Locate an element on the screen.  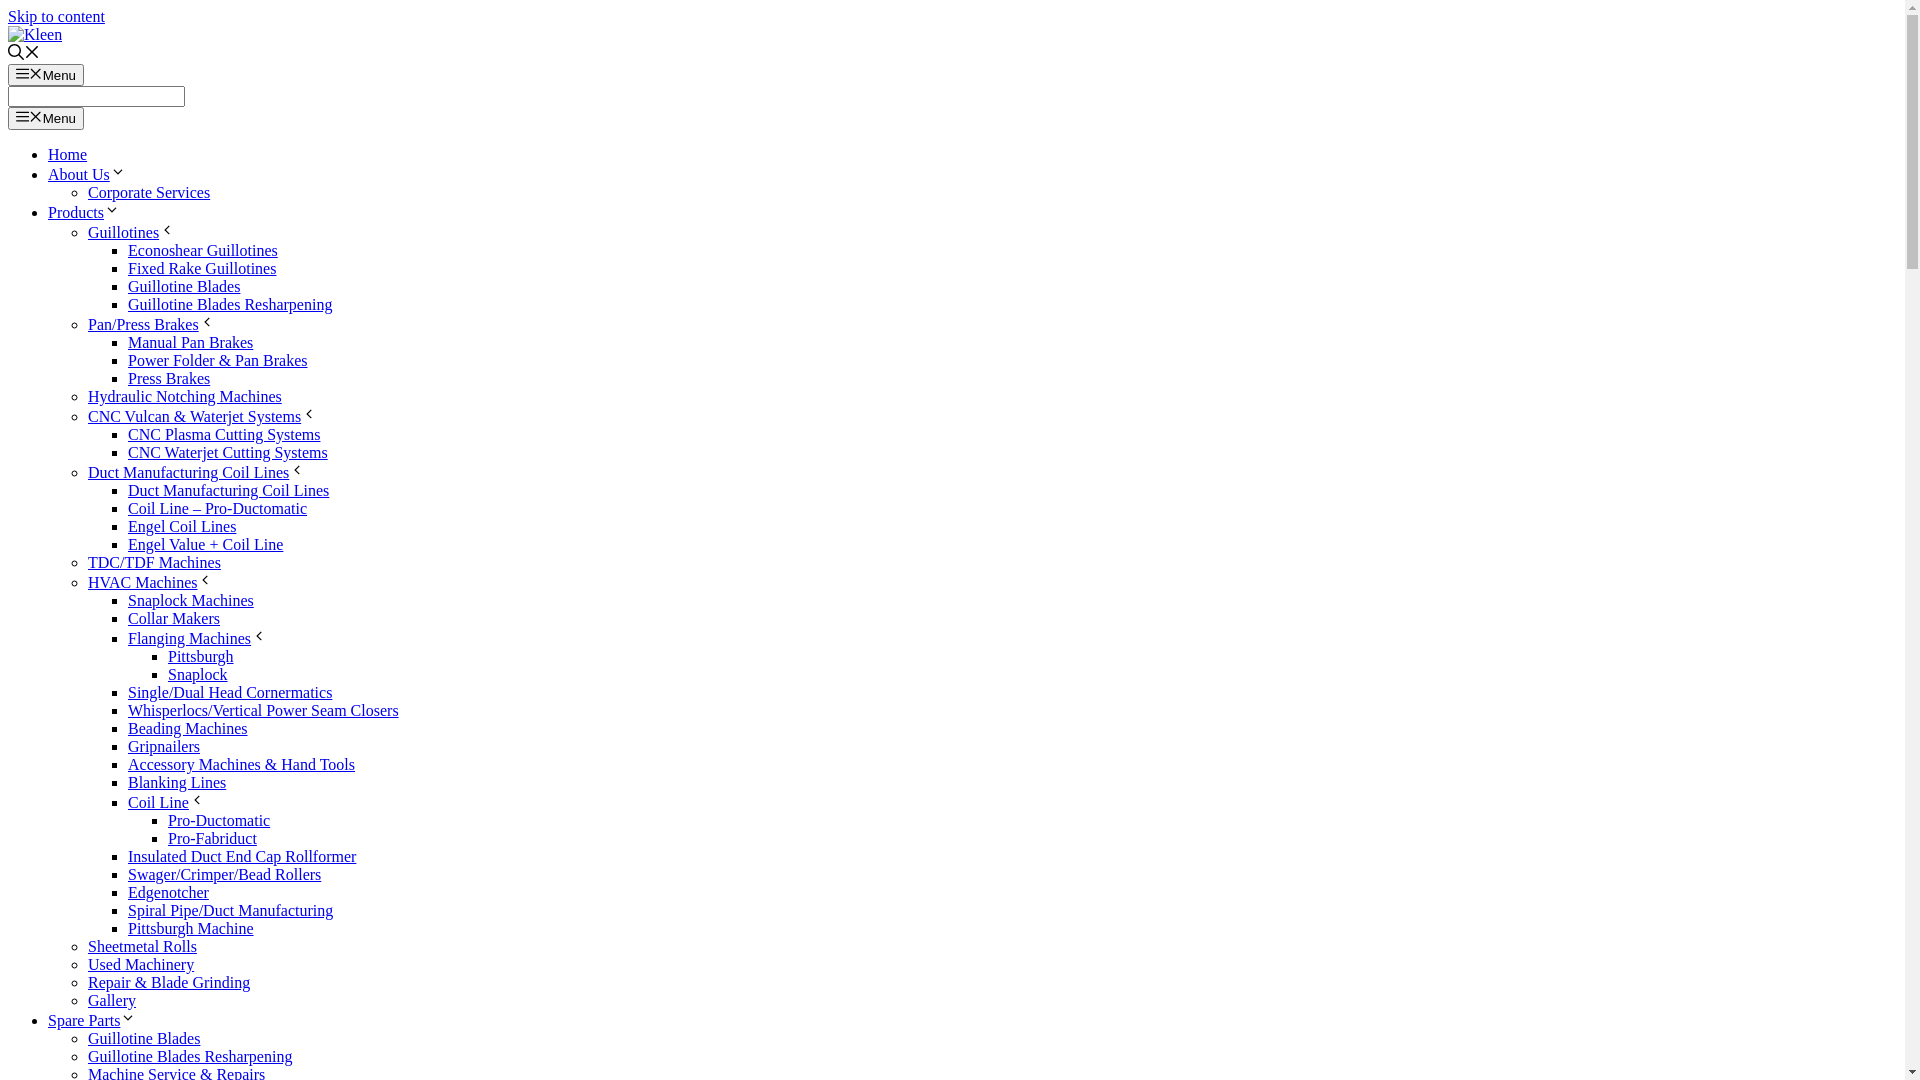
'Guillotine Blades' is located at coordinates (143, 1037).